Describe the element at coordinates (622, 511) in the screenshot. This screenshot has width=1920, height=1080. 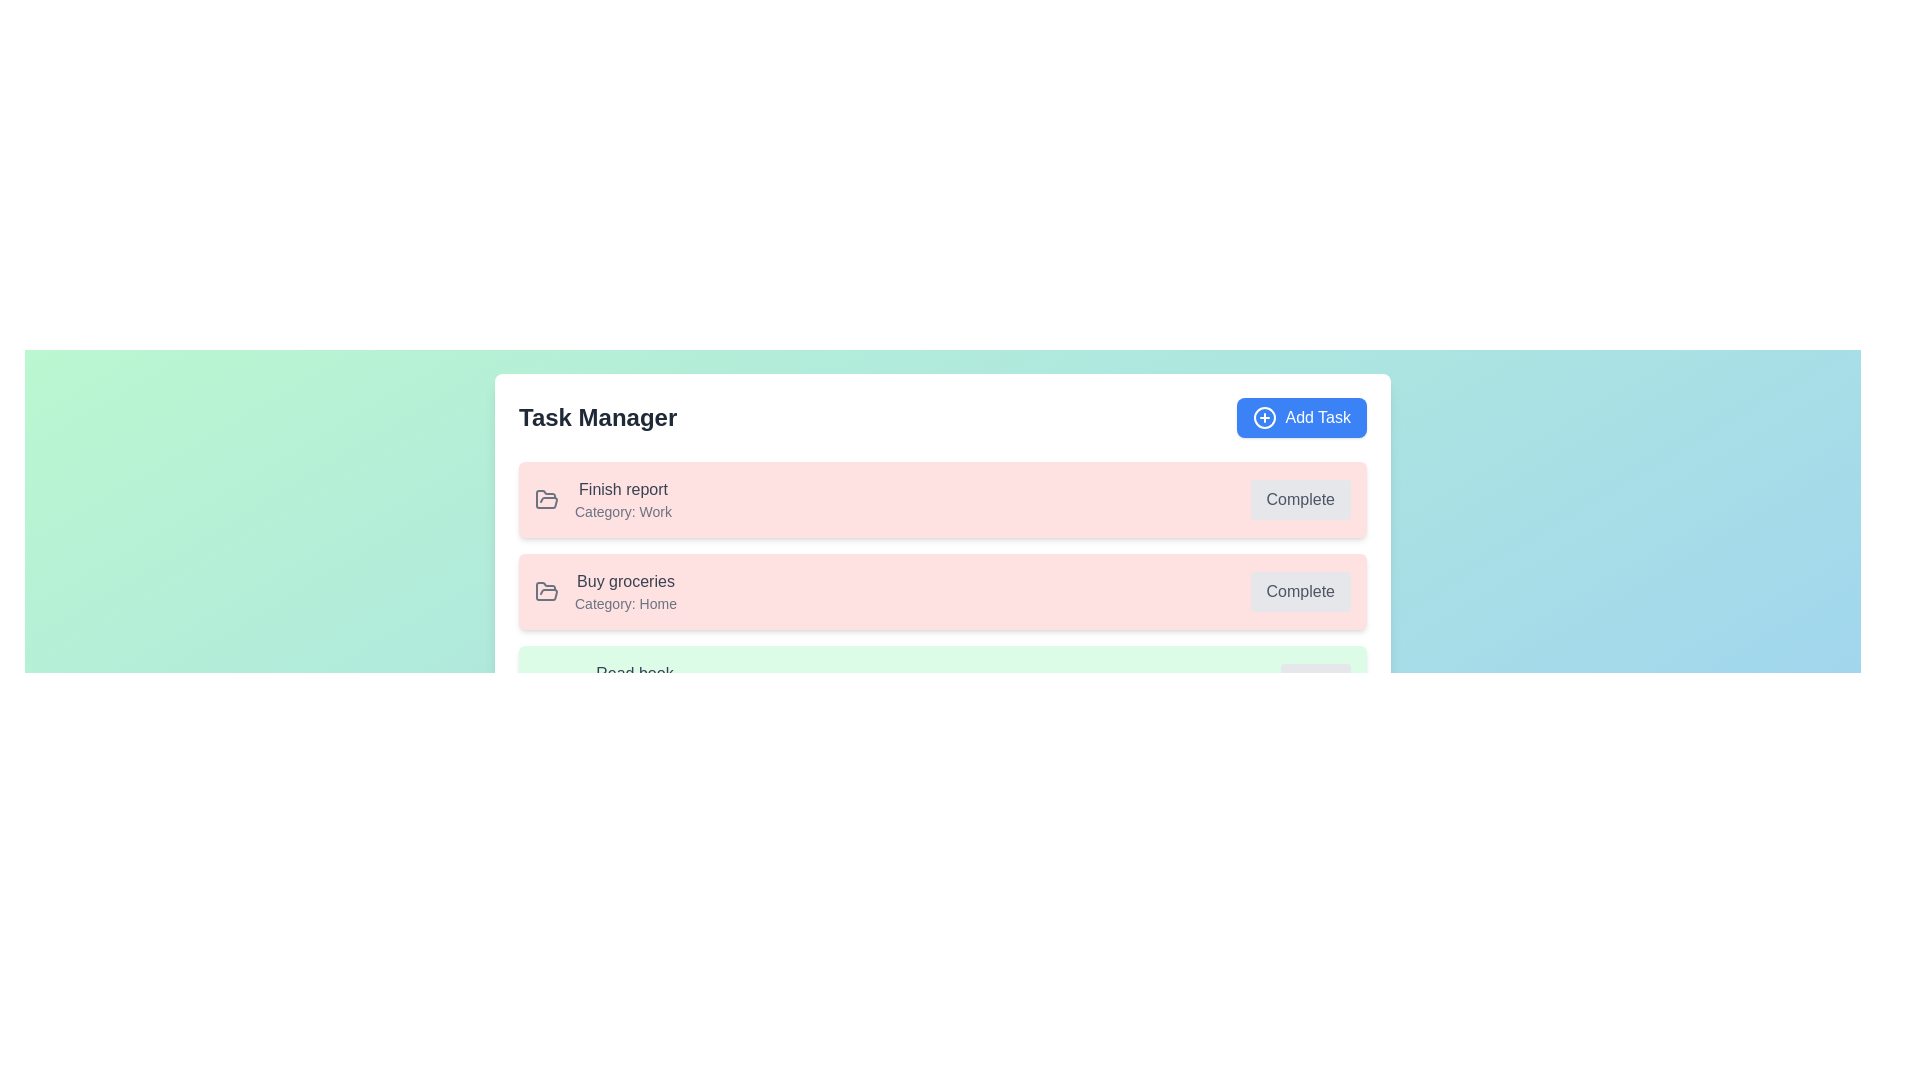
I see `the text label displaying 'Category: Work' which is styled in gray color and positioned within the 'Finish report' task card` at that location.